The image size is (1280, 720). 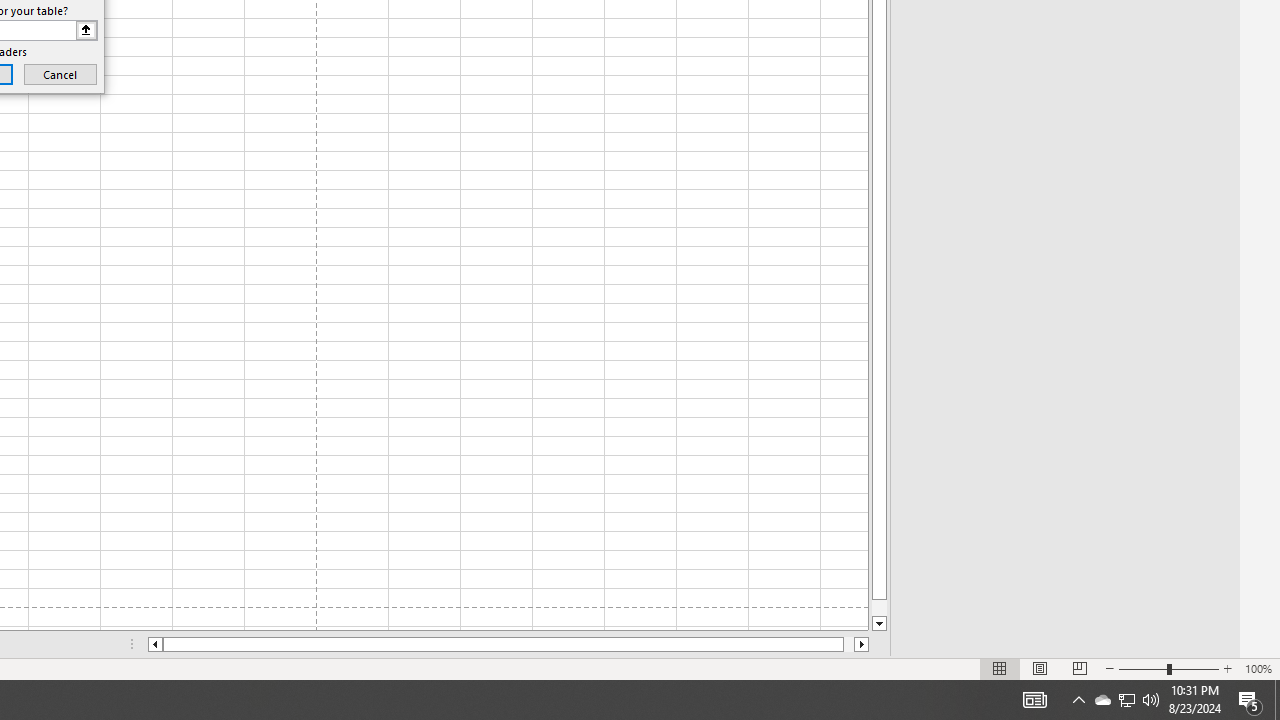 I want to click on 'Page Layout', so click(x=1040, y=669).